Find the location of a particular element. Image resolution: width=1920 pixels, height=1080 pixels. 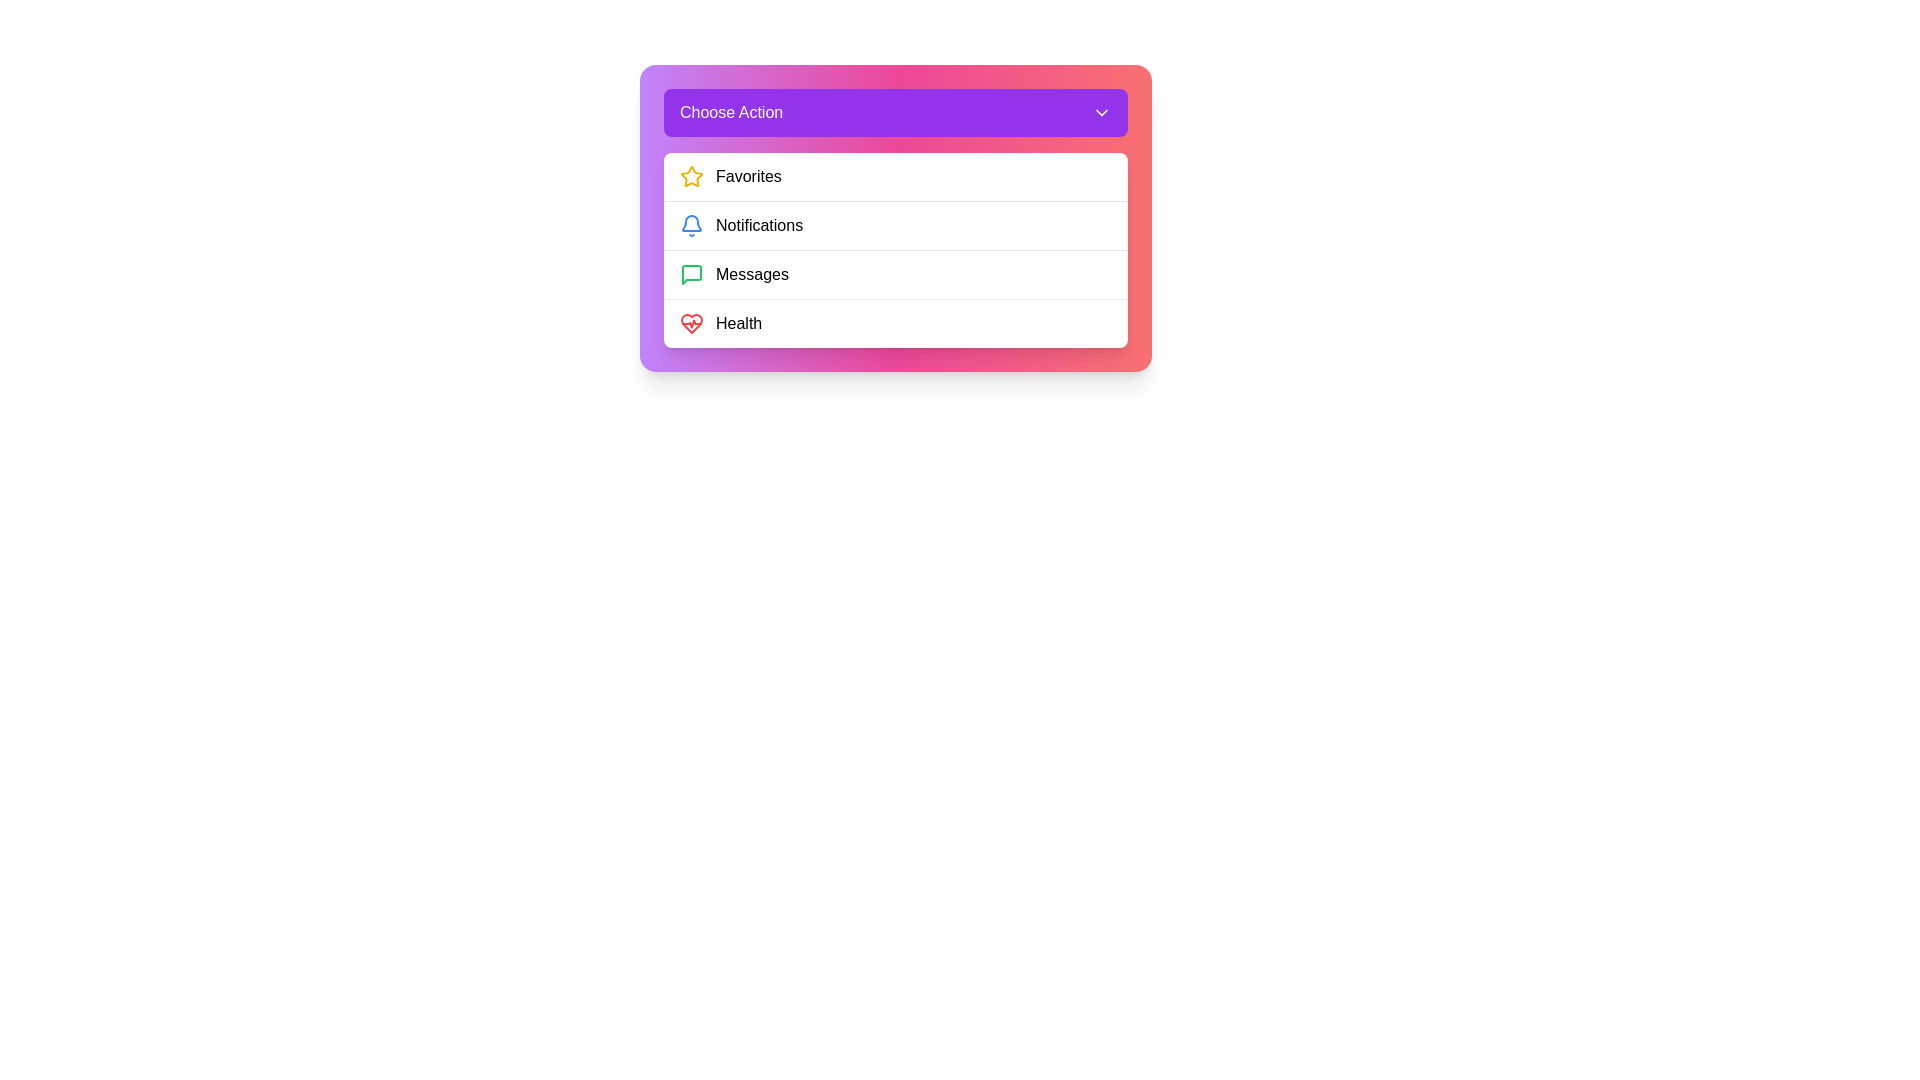

the 'Messages' icon in the action menu, which is the third icon from the top, visually representing the 'Messages' action is located at coordinates (691, 274).